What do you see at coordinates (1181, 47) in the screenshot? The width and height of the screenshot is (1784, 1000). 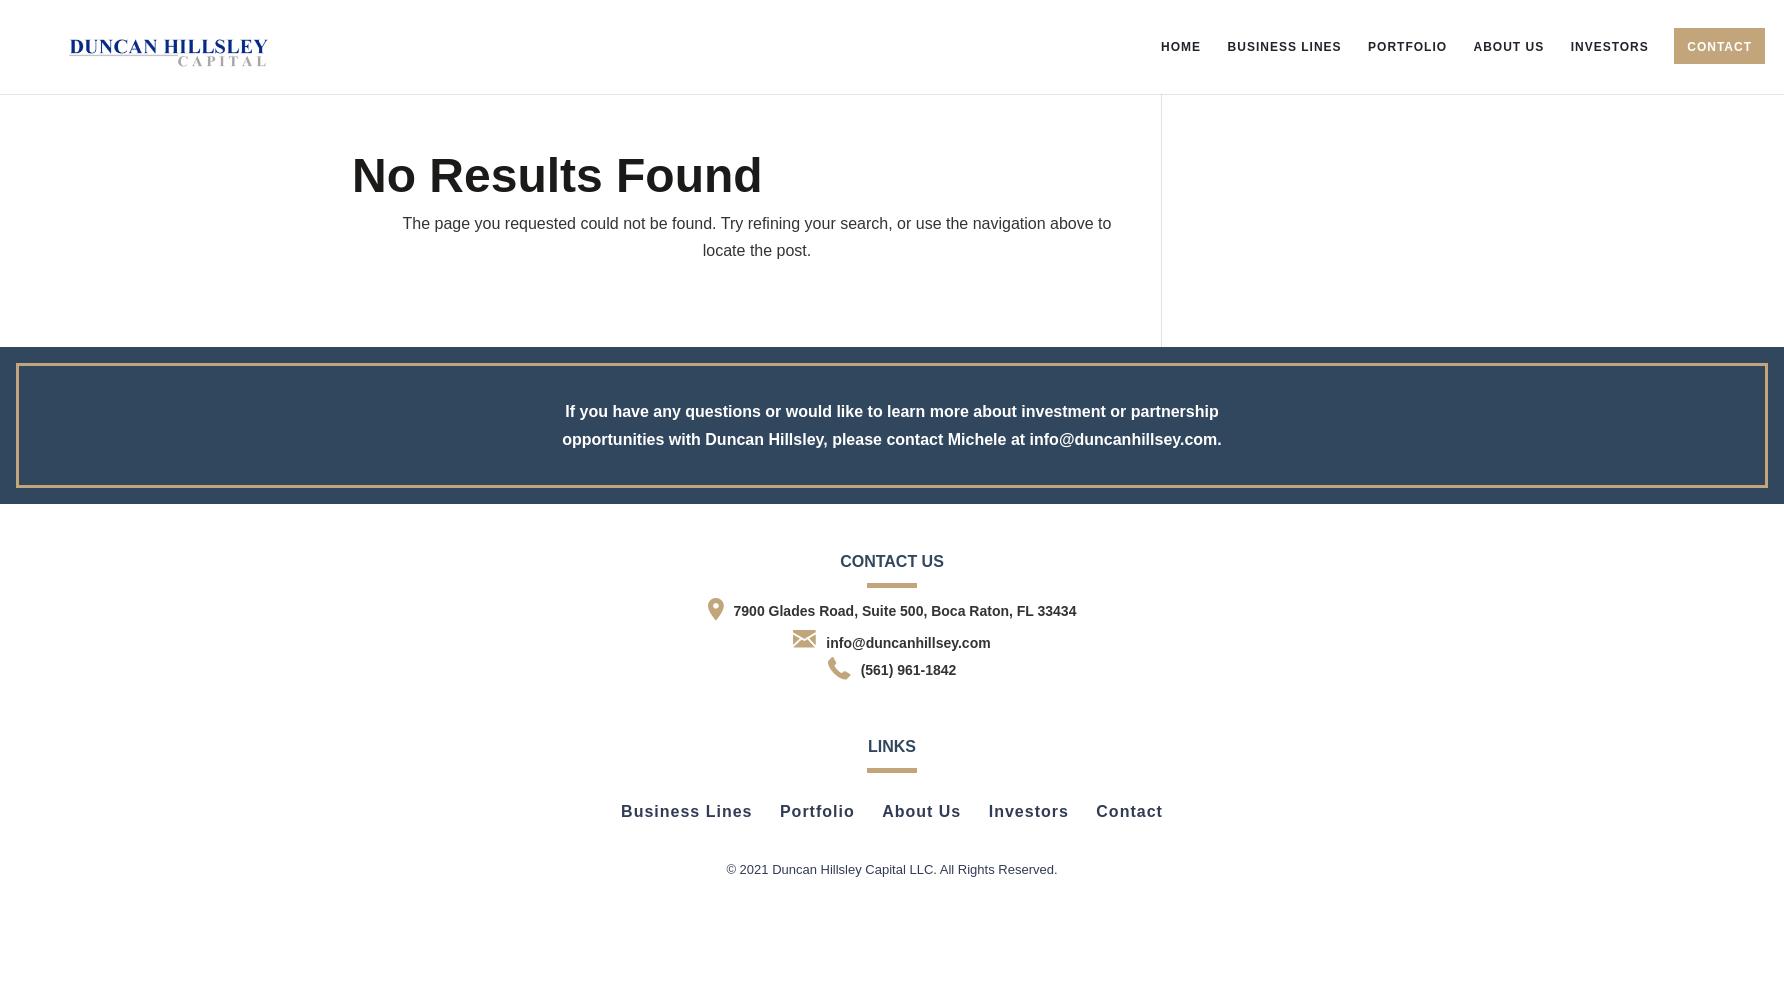 I see `'Home'` at bounding box center [1181, 47].